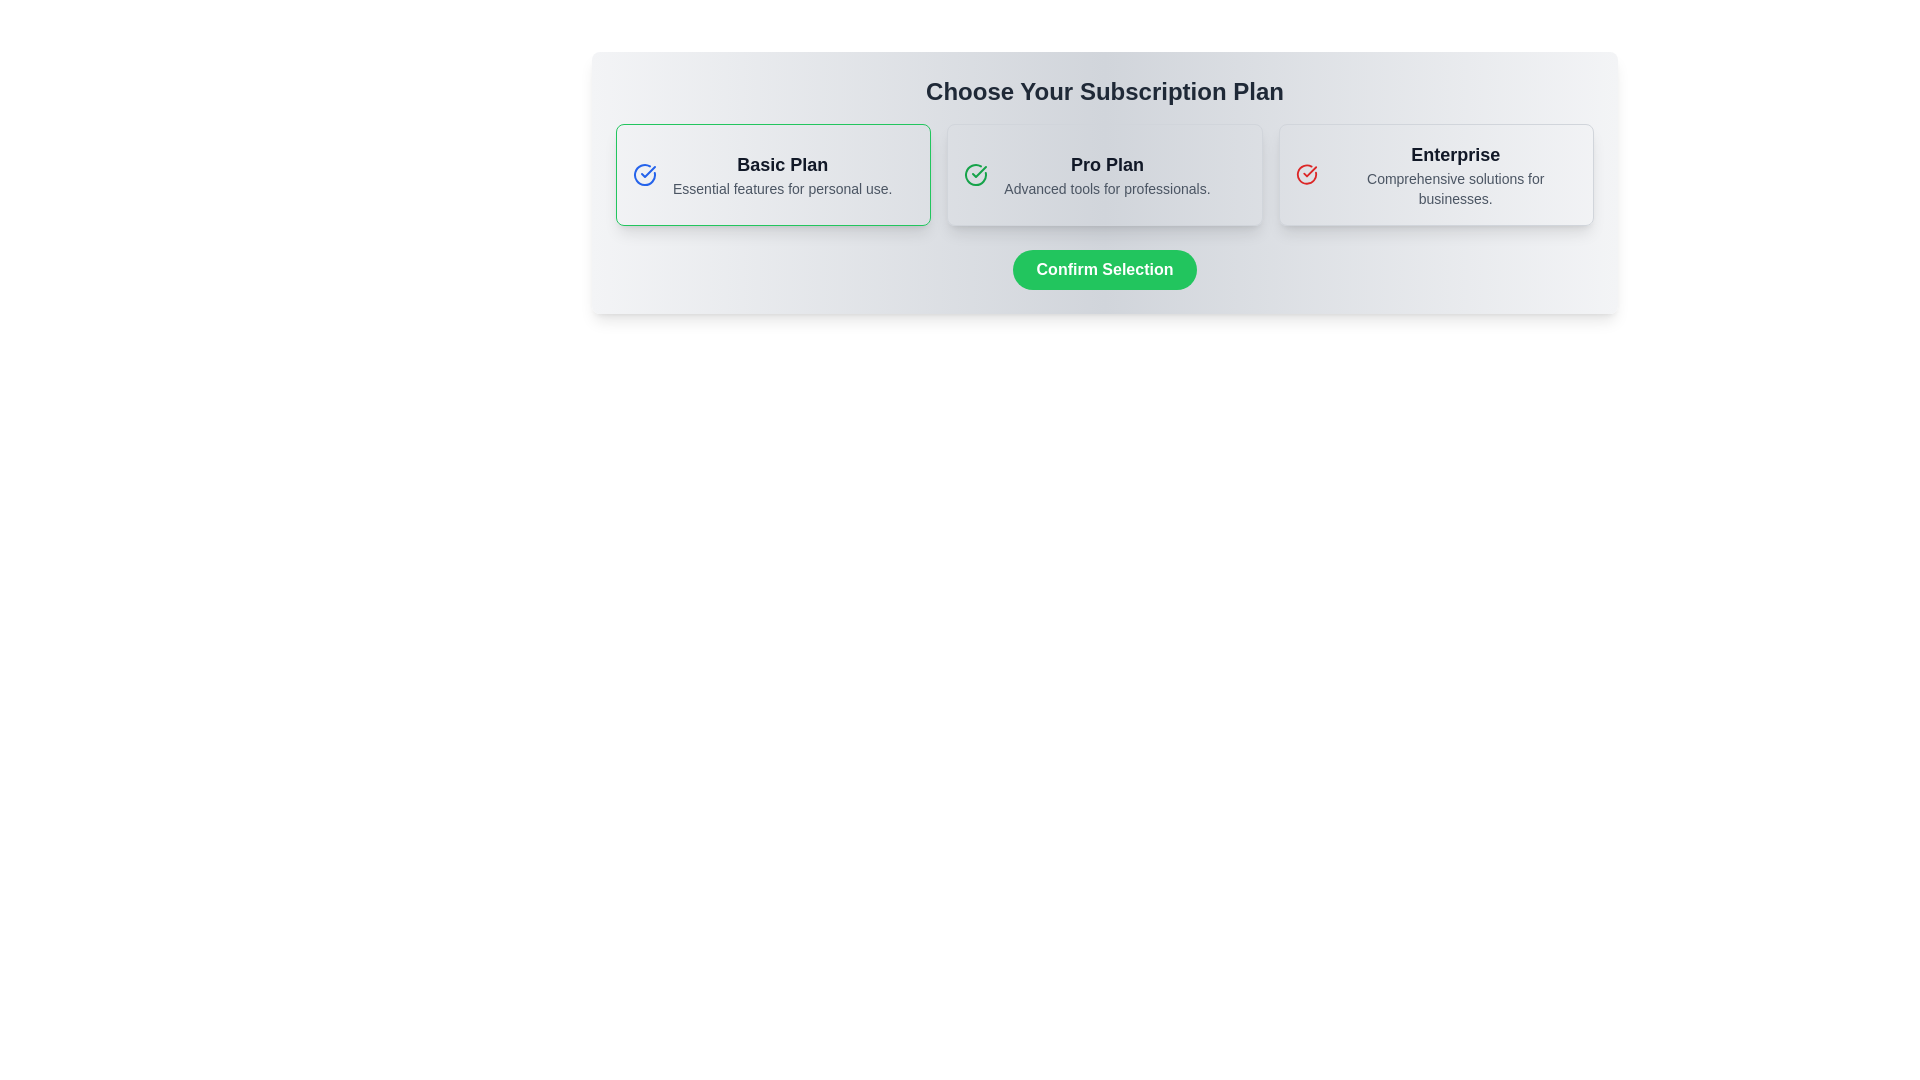 This screenshot has width=1920, height=1080. Describe the element at coordinates (1106, 164) in the screenshot. I see `the 'Pro Plan' text label, which is styled in bold dark gray or black and is positioned at the top of its card in the subscription selection UI` at that location.